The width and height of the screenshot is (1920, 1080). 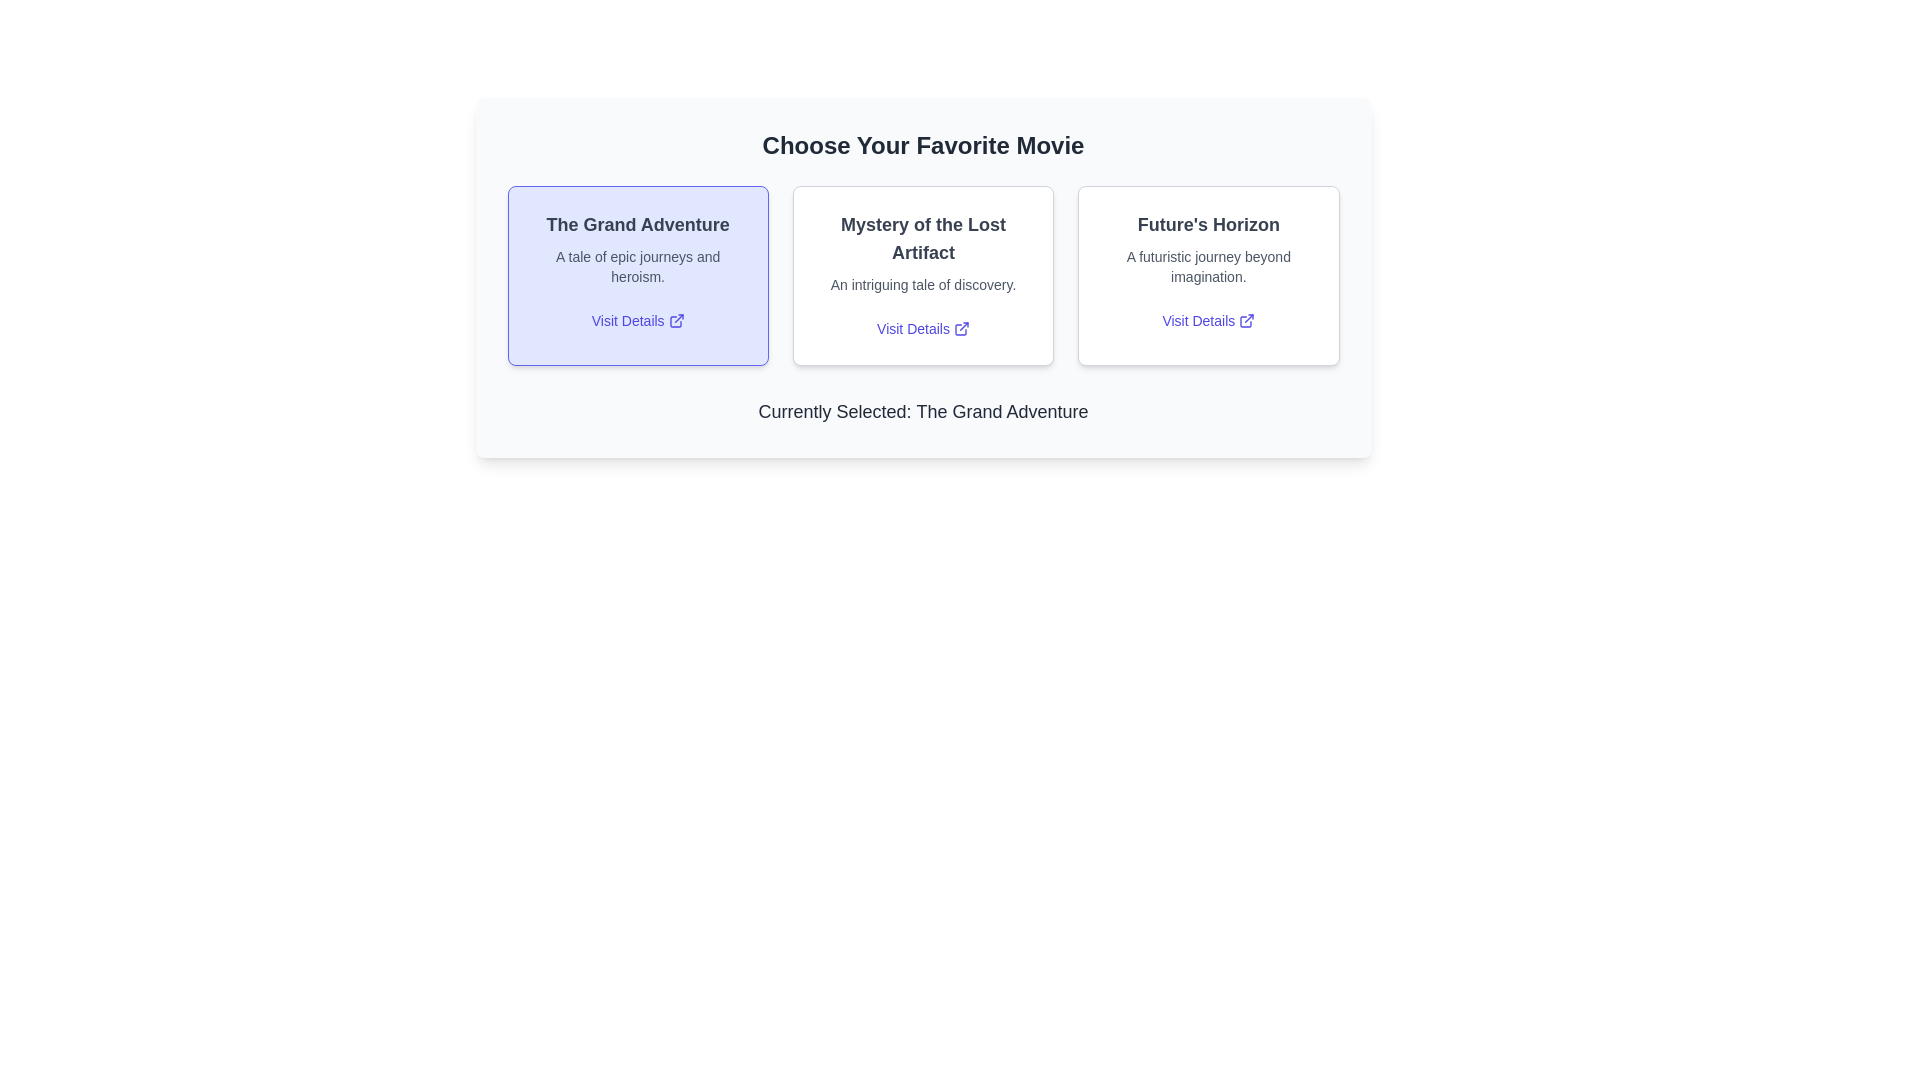 What do you see at coordinates (637, 319) in the screenshot?
I see `the hyperlink with icon located at the bottom-right corner of the 'The Grand Adventure' card` at bounding box center [637, 319].